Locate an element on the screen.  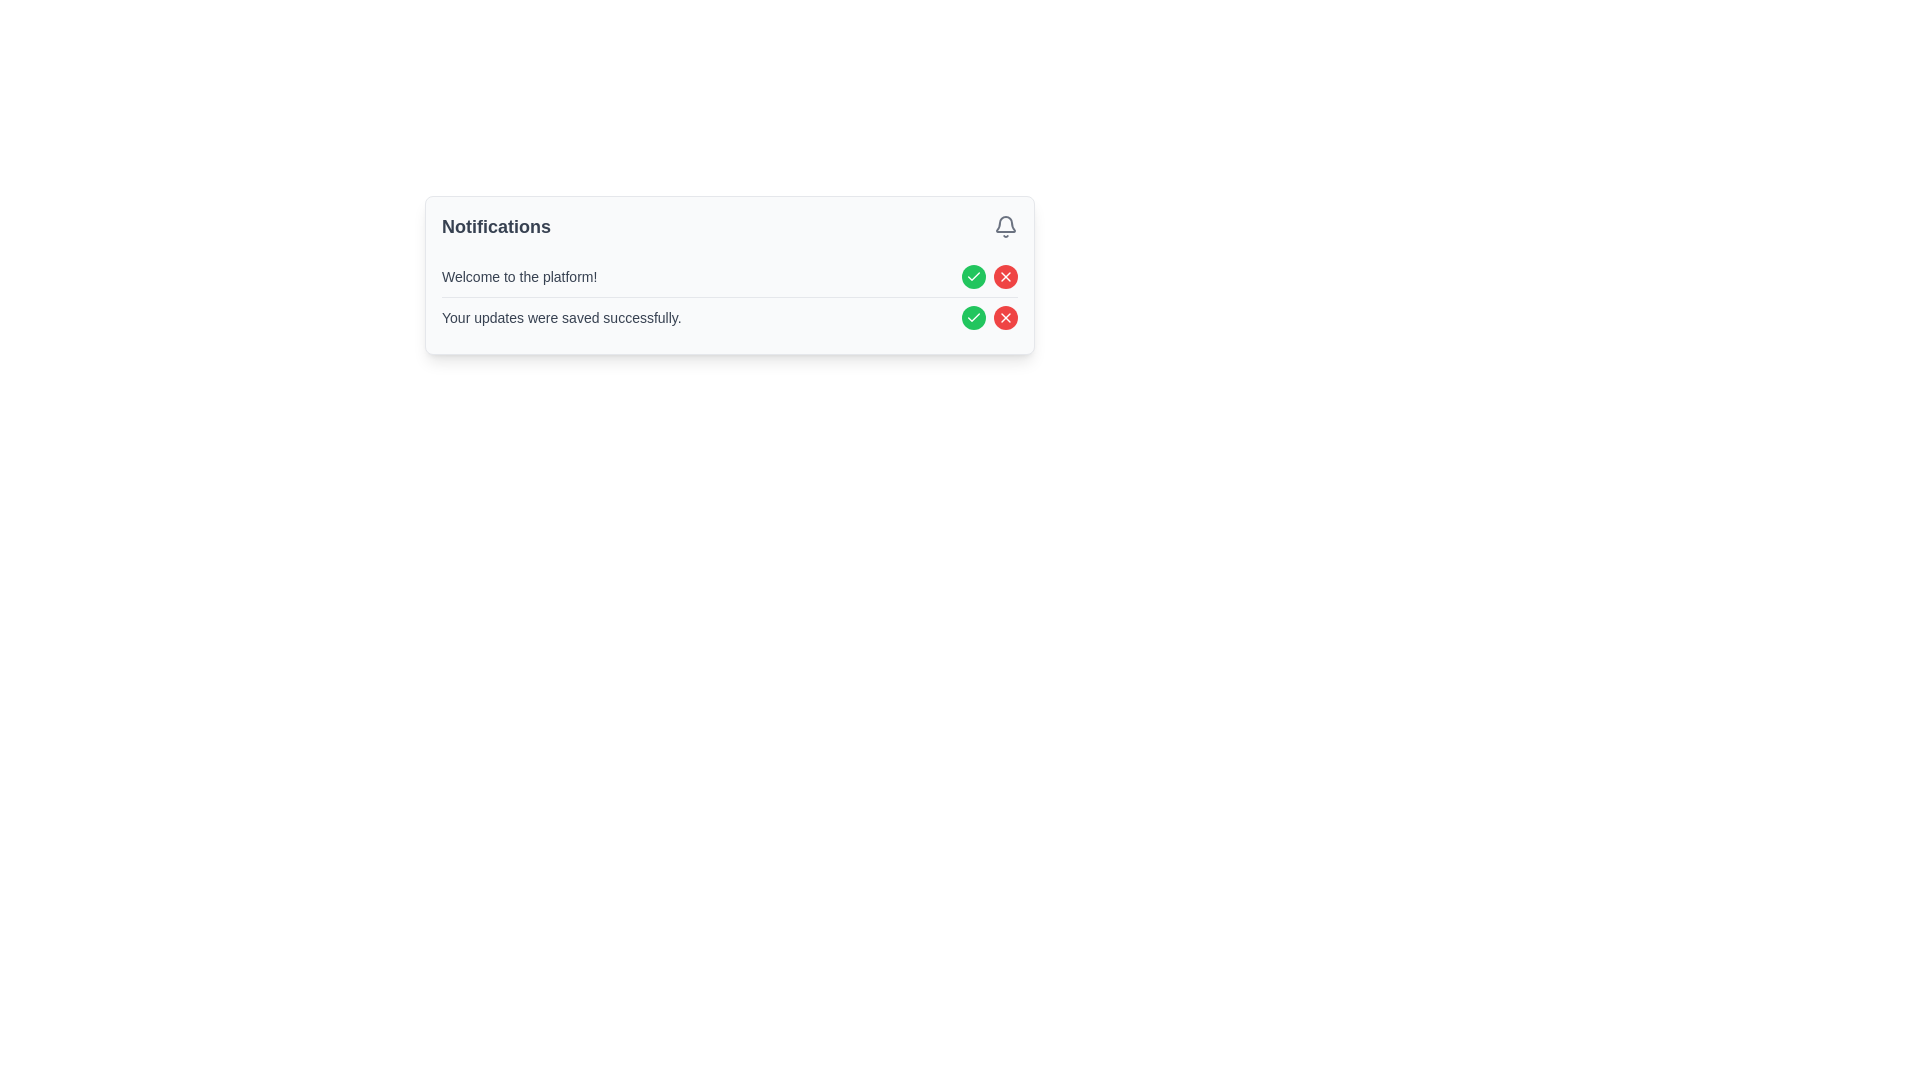
the bell-shaped icon located on the far right side of the header section labeled 'Notifications' is located at coordinates (1006, 226).